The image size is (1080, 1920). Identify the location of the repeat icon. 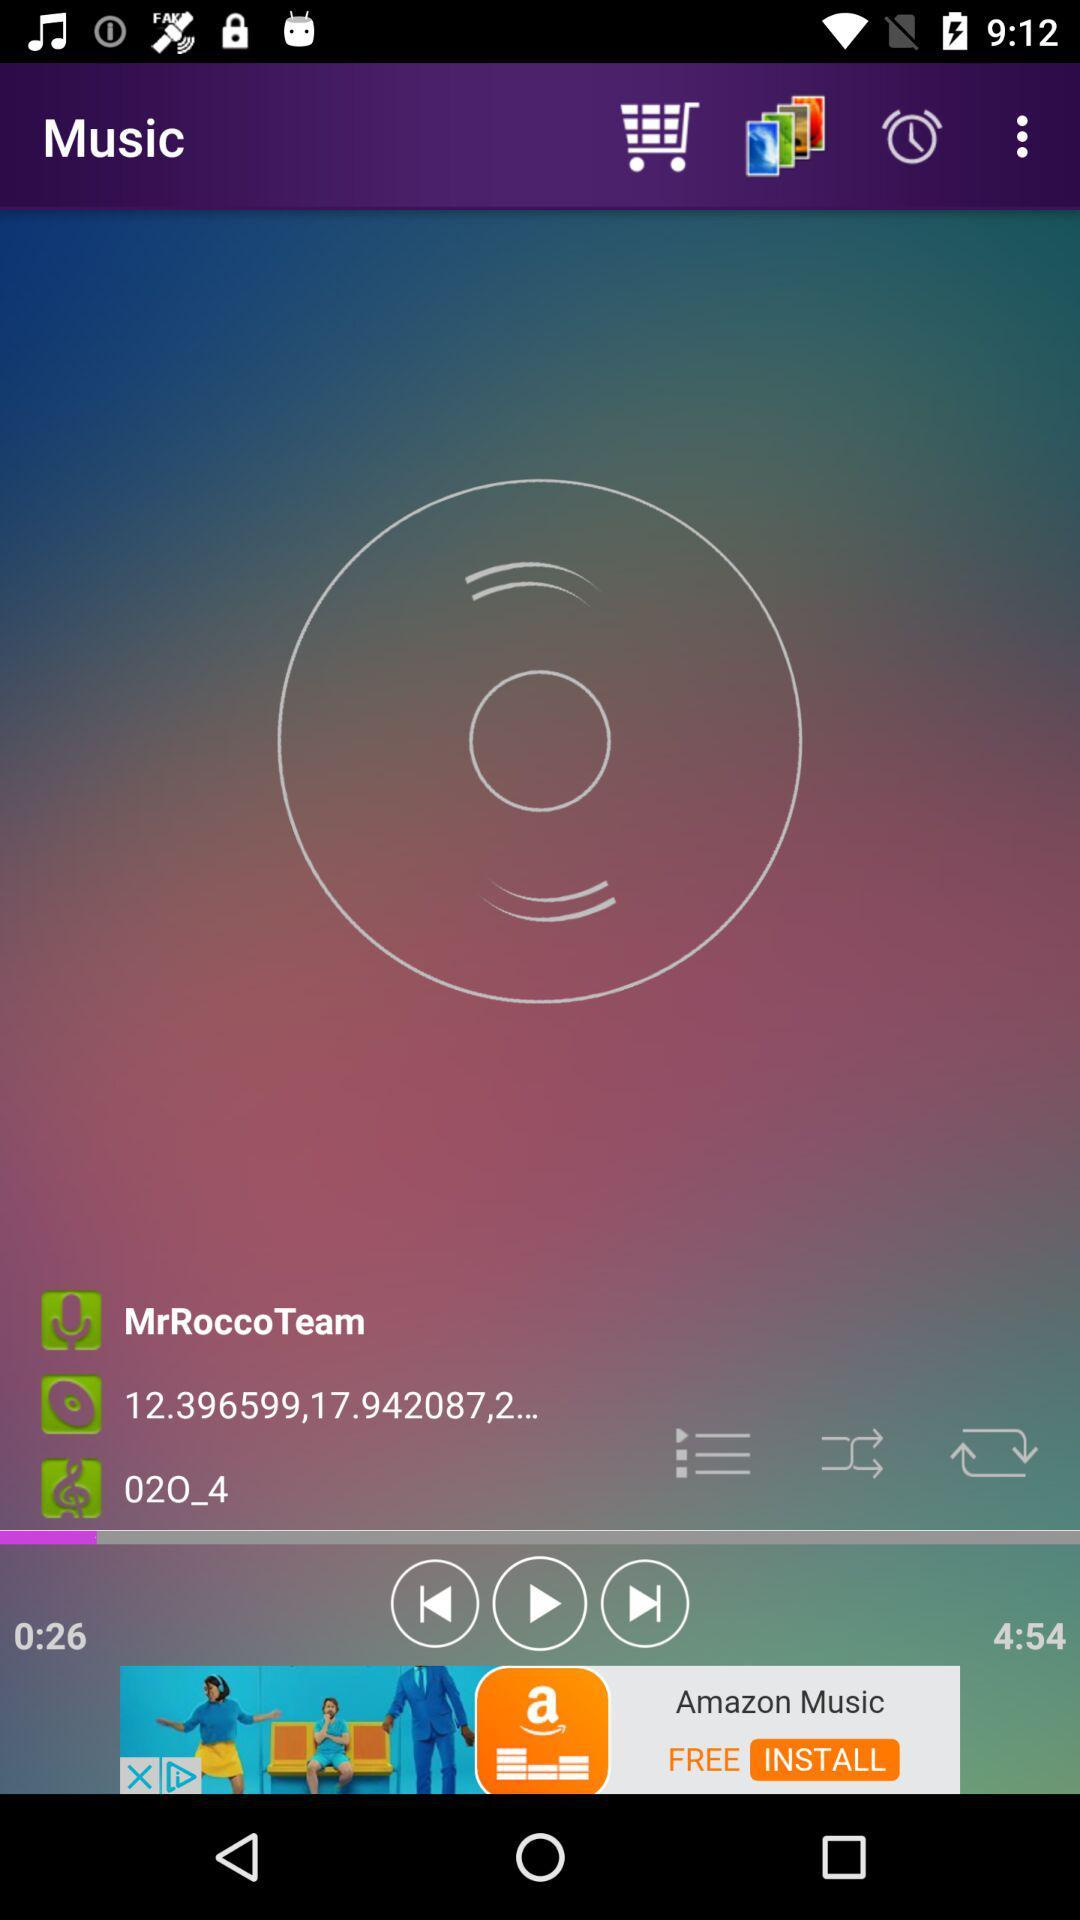
(994, 1453).